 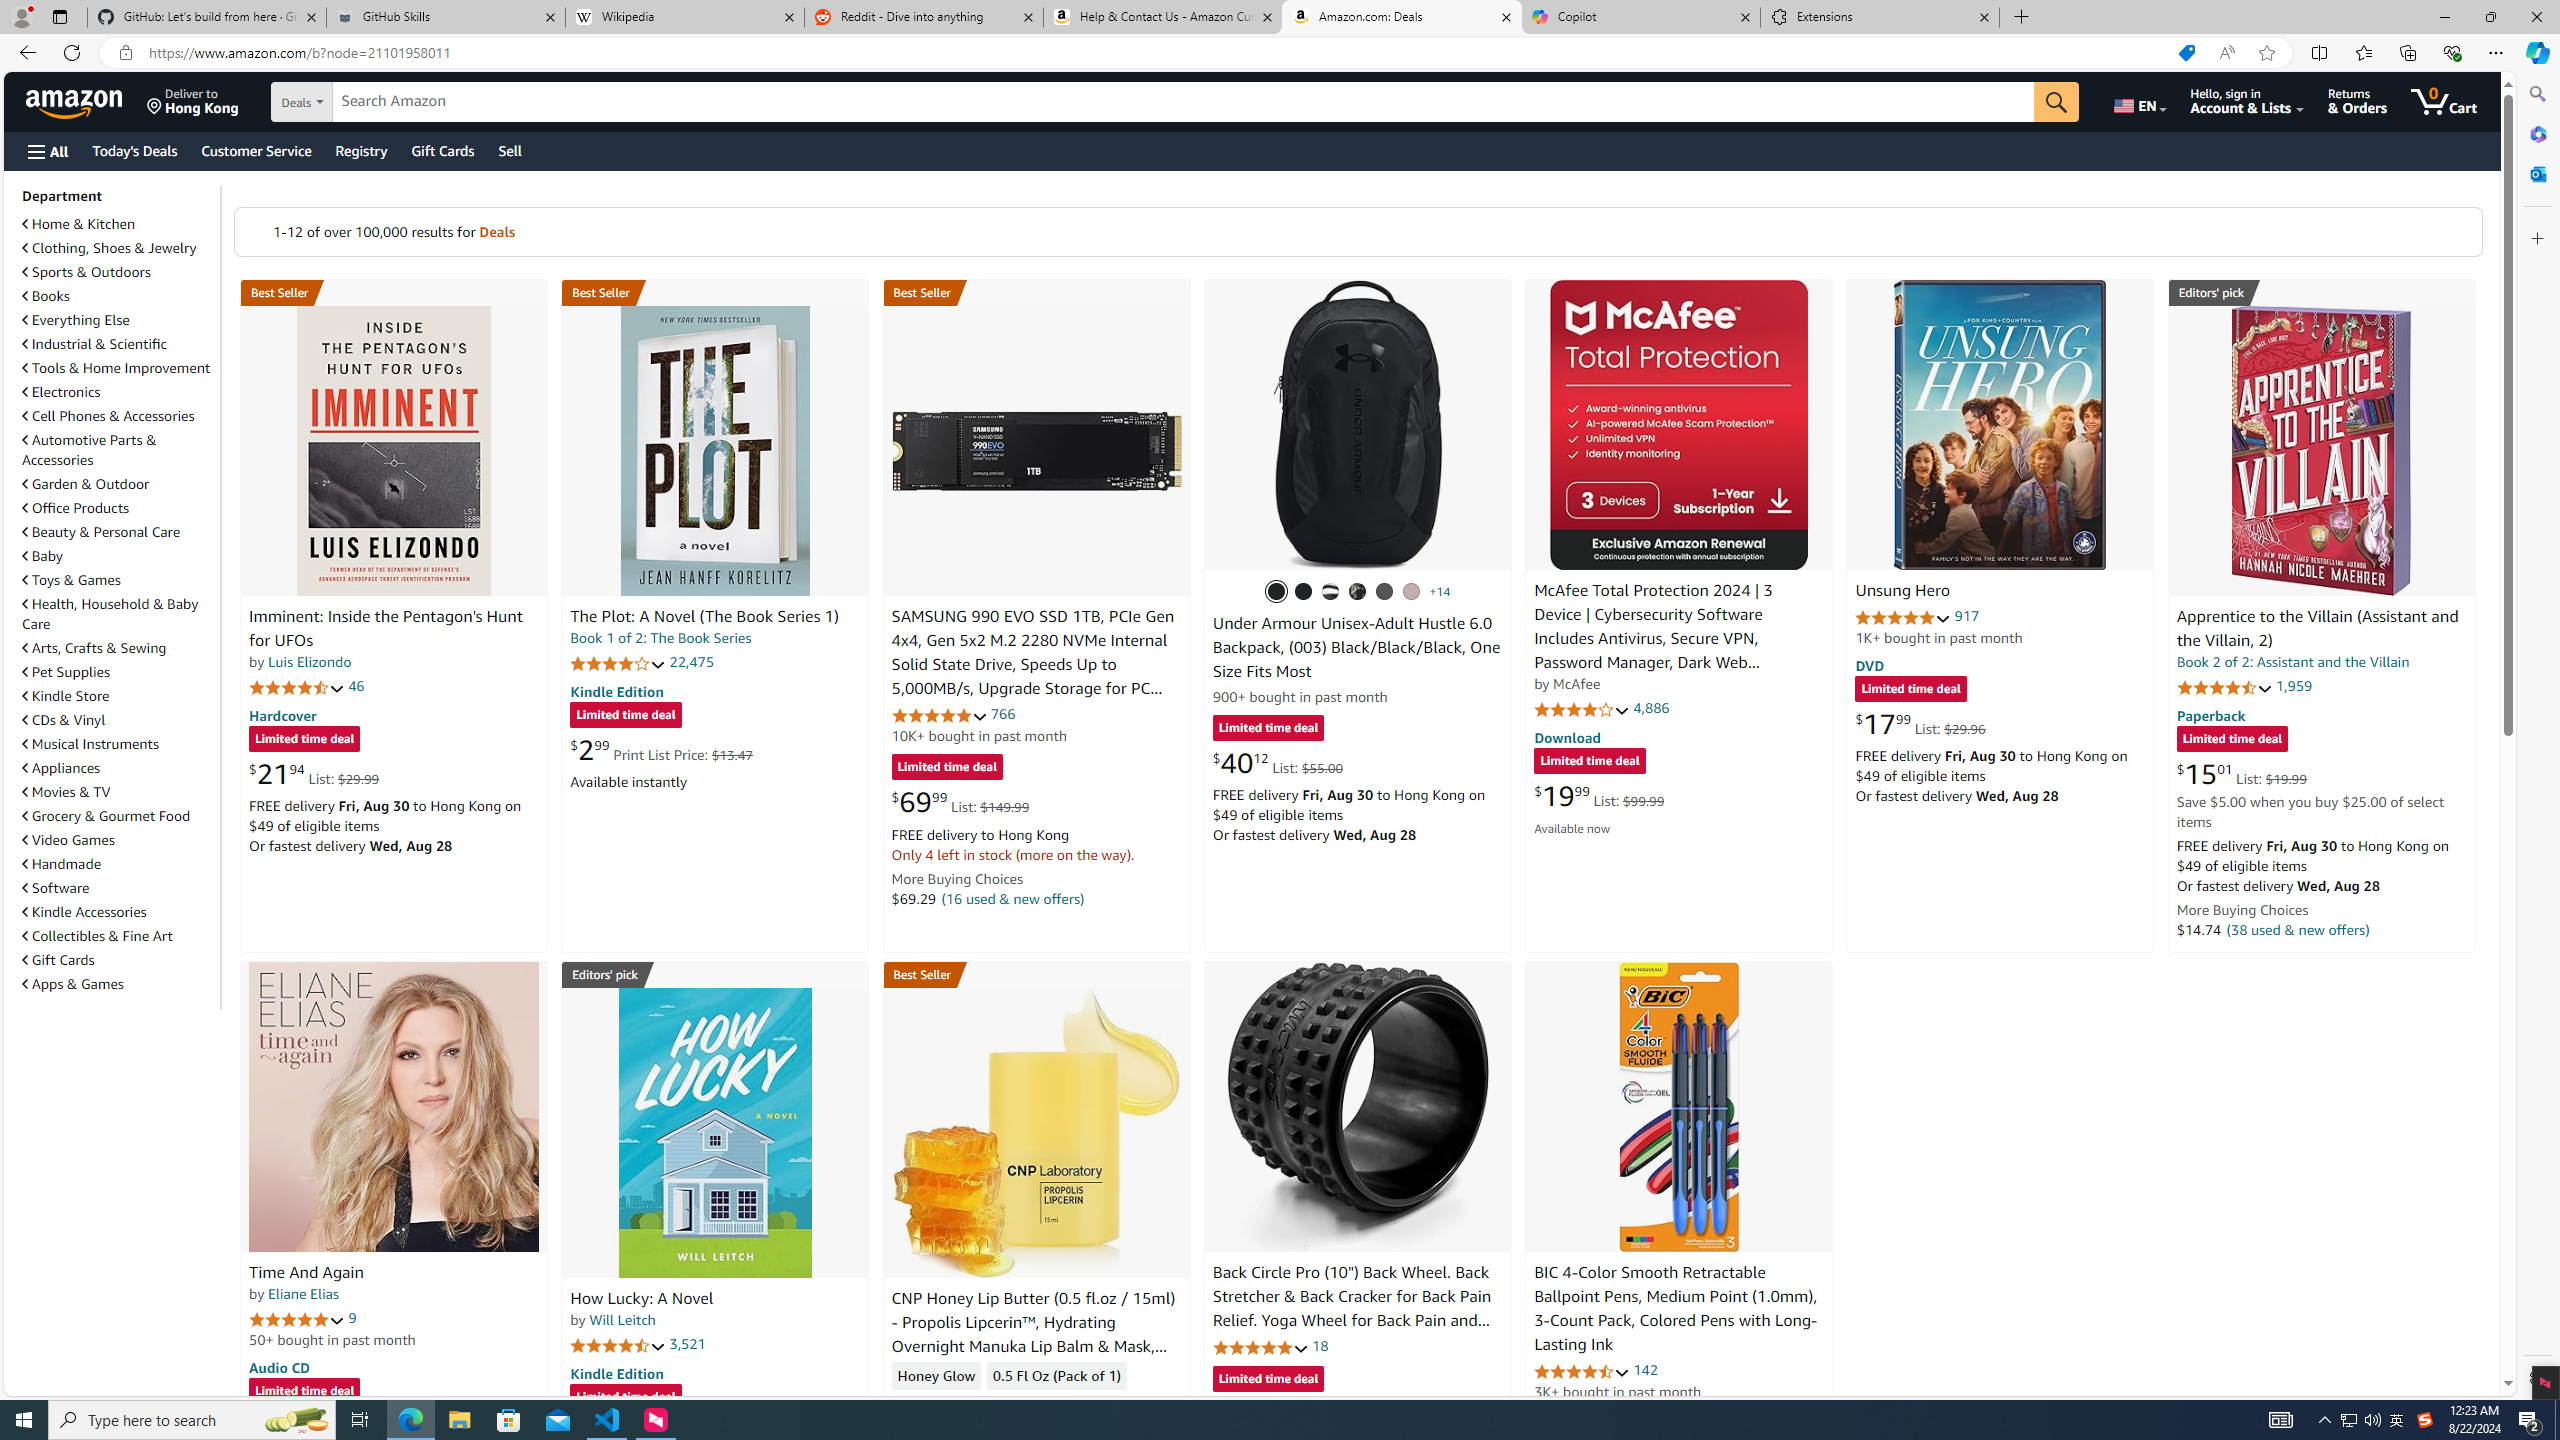 What do you see at coordinates (118, 555) in the screenshot?
I see `'Baby'` at bounding box center [118, 555].